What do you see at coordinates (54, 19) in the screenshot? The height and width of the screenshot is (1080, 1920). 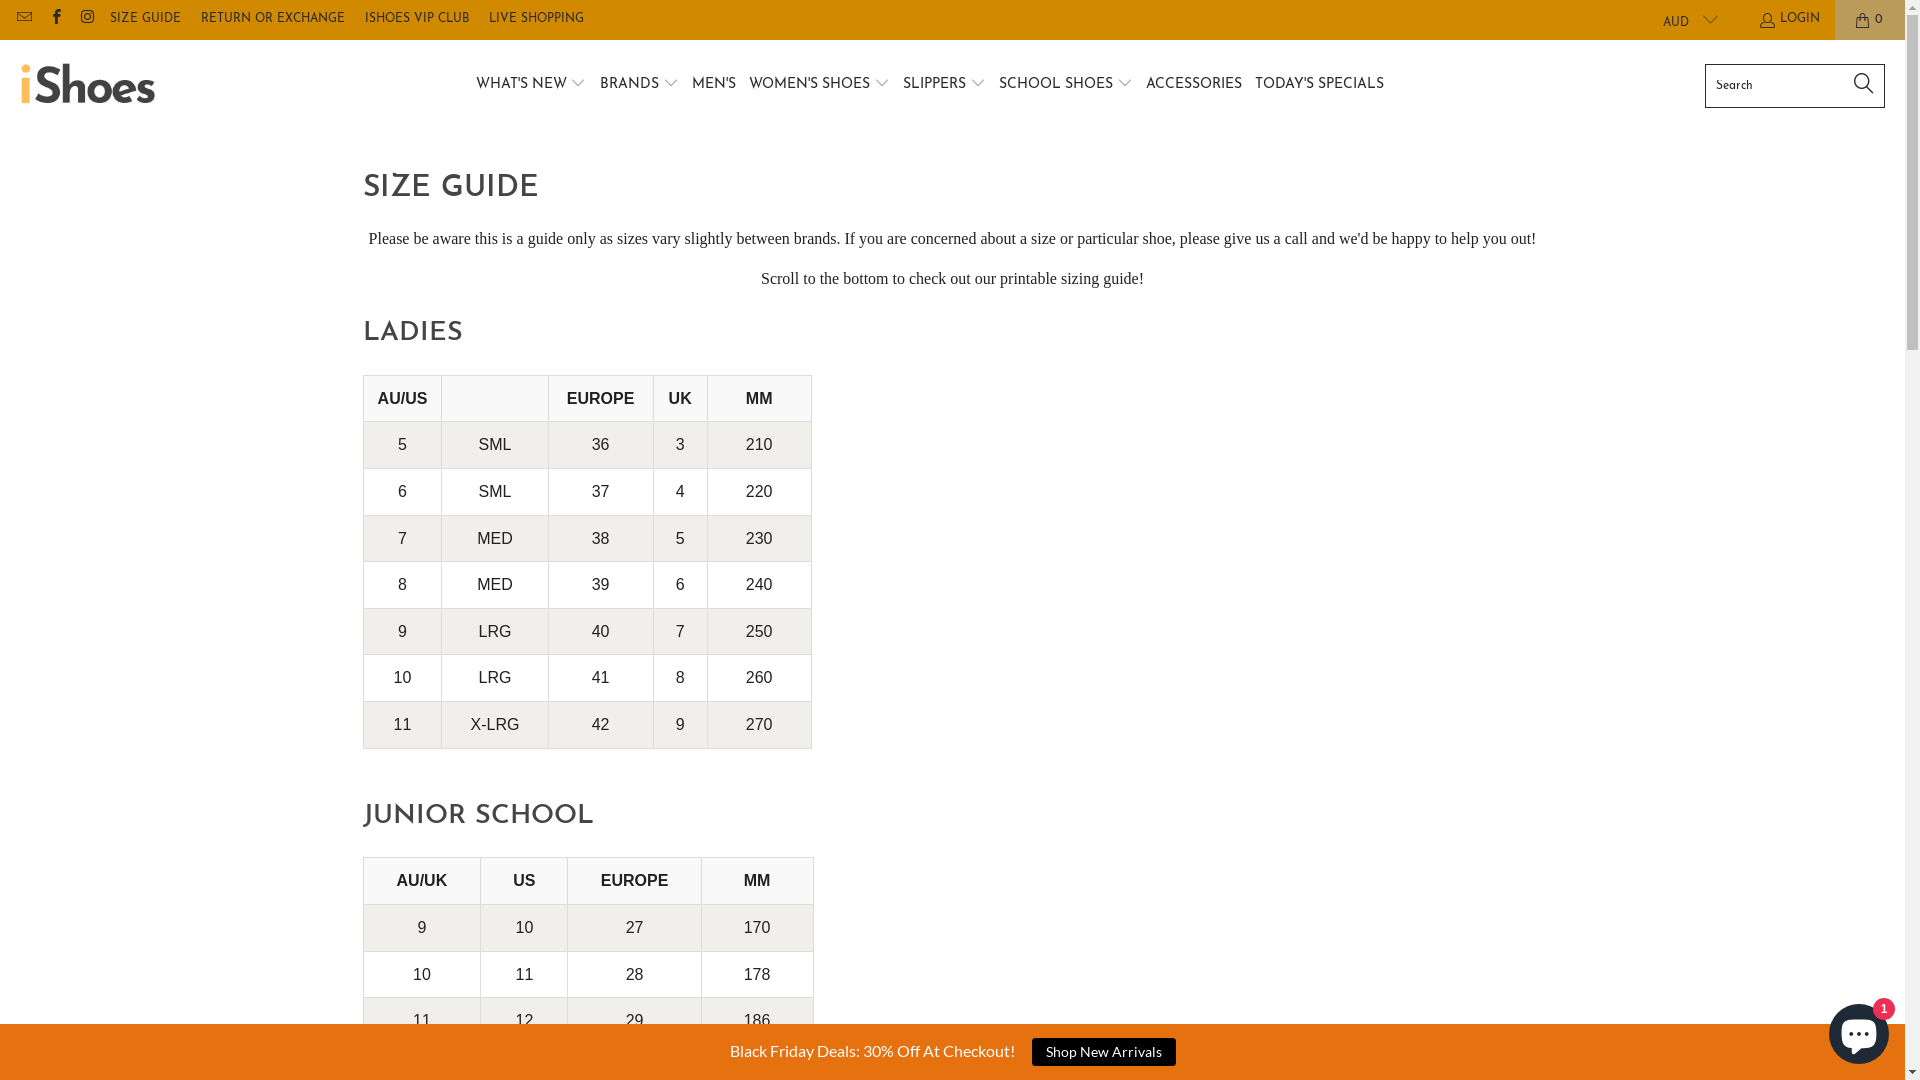 I see `'iShoes on Facebook'` at bounding box center [54, 19].